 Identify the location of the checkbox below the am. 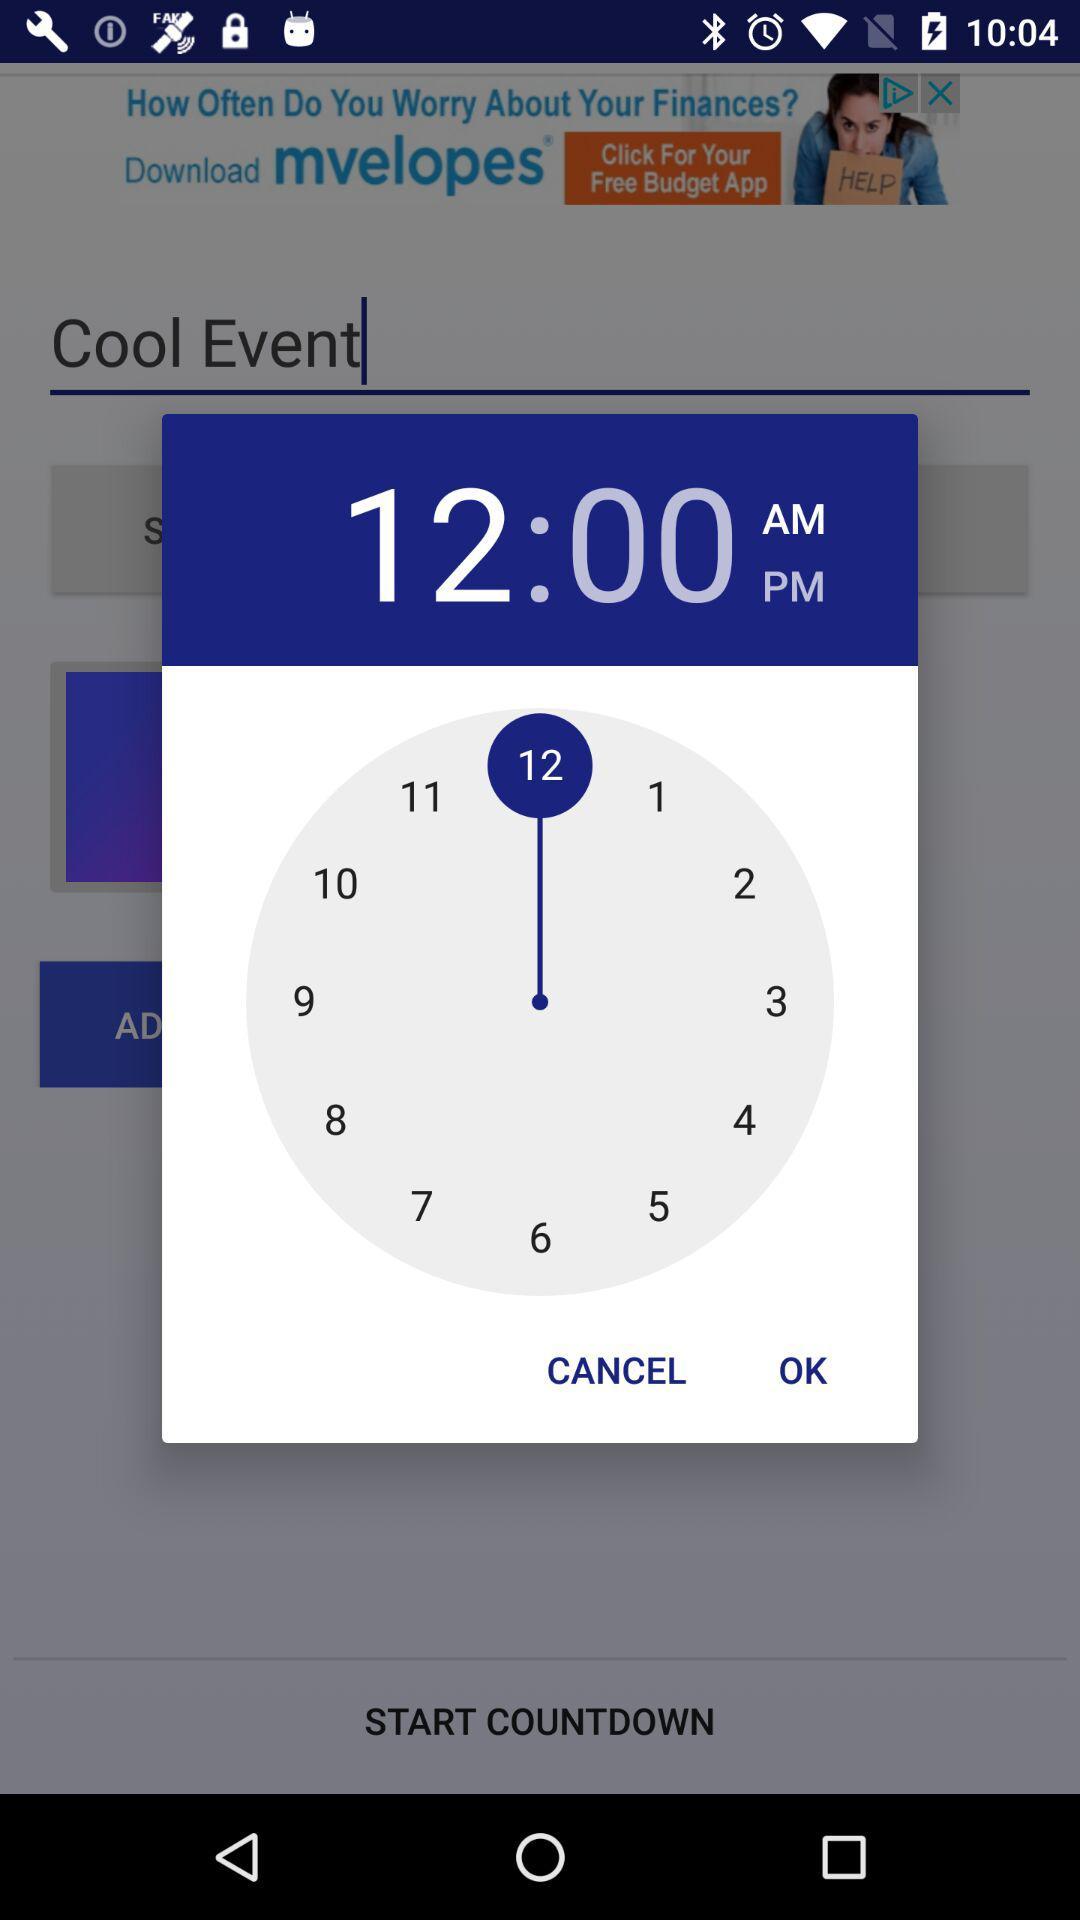
(792, 578).